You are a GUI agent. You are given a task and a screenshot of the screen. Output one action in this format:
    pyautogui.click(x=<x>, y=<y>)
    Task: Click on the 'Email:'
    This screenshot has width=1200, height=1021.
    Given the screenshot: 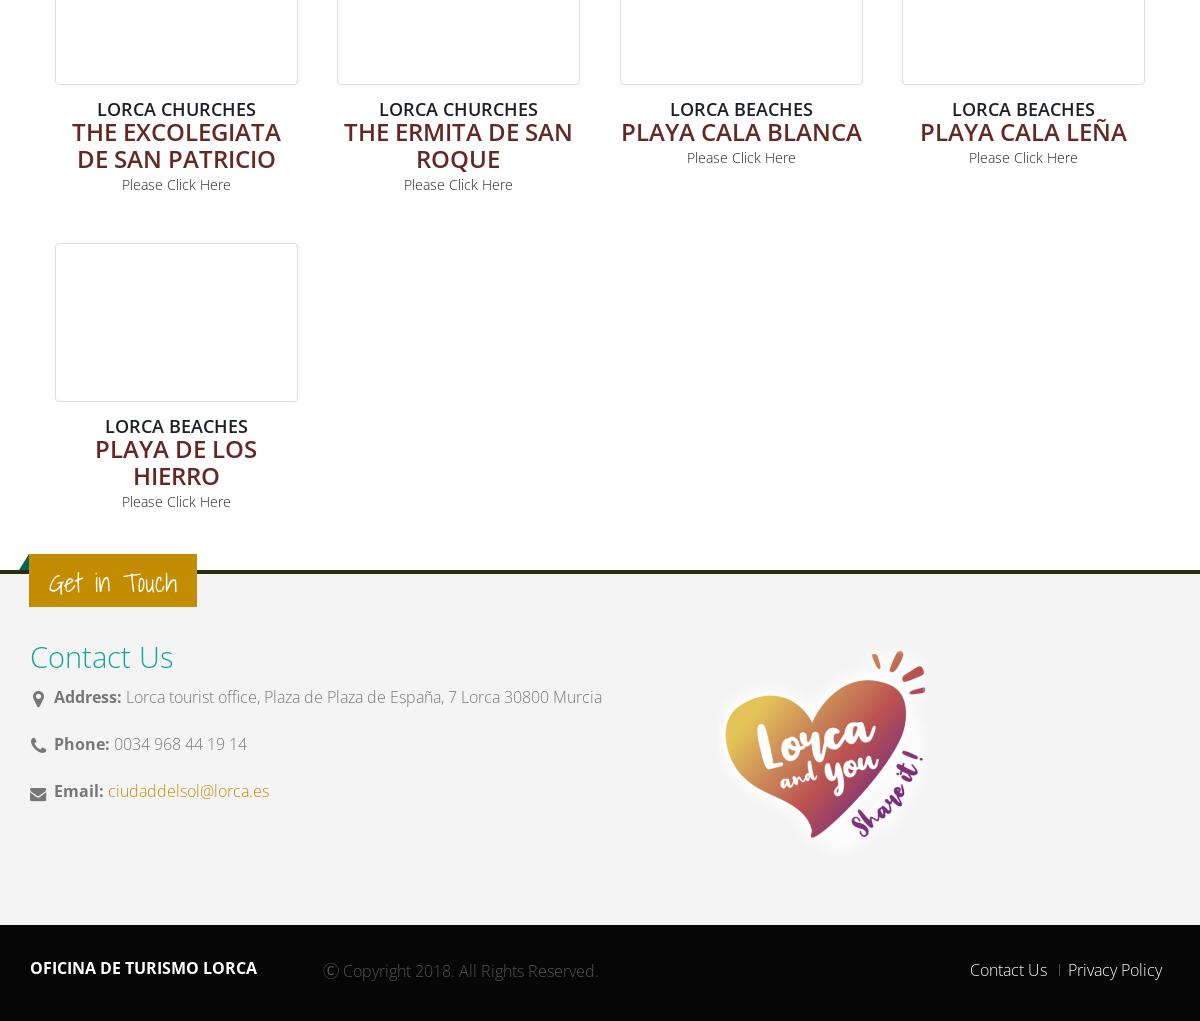 What is the action you would take?
    pyautogui.click(x=78, y=789)
    